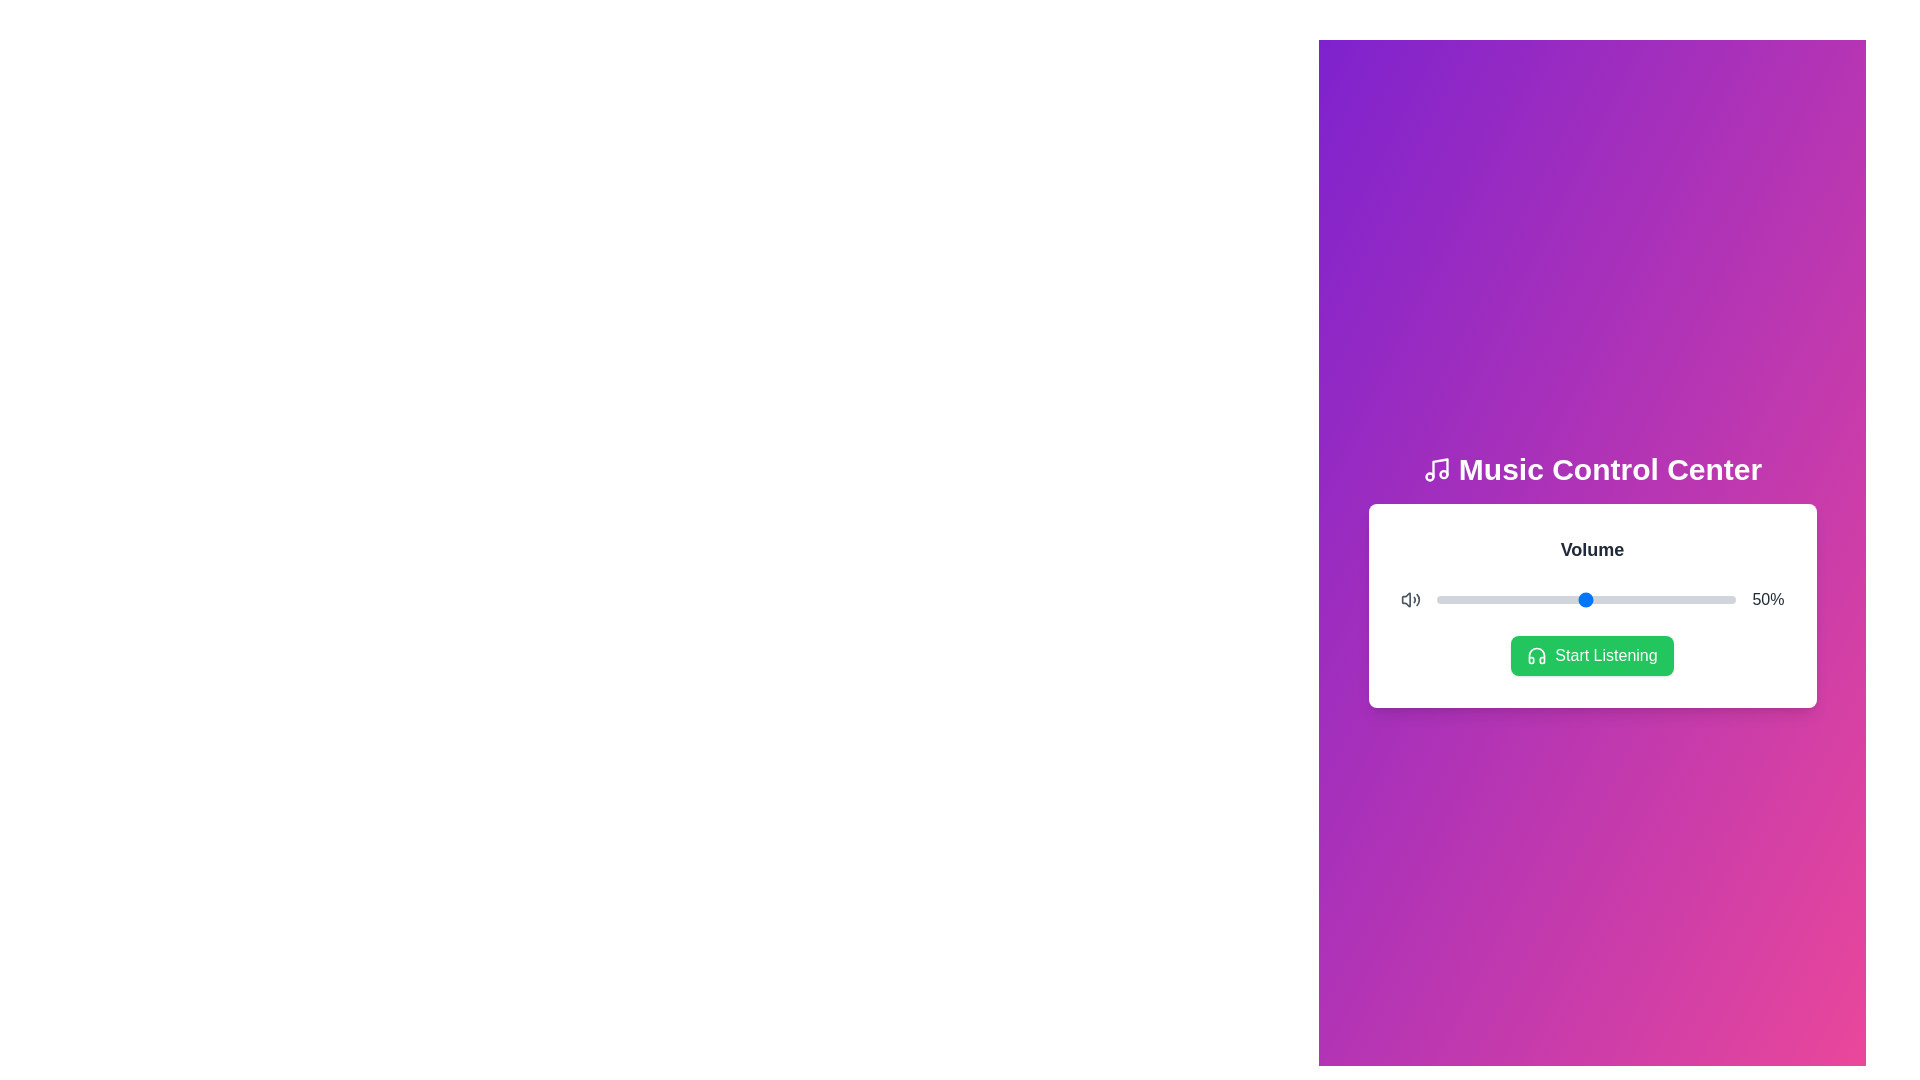  What do you see at coordinates (1514, 599) in the screenshot?
I see `the volume slider to 26%` at bounding box center [1514, 599].